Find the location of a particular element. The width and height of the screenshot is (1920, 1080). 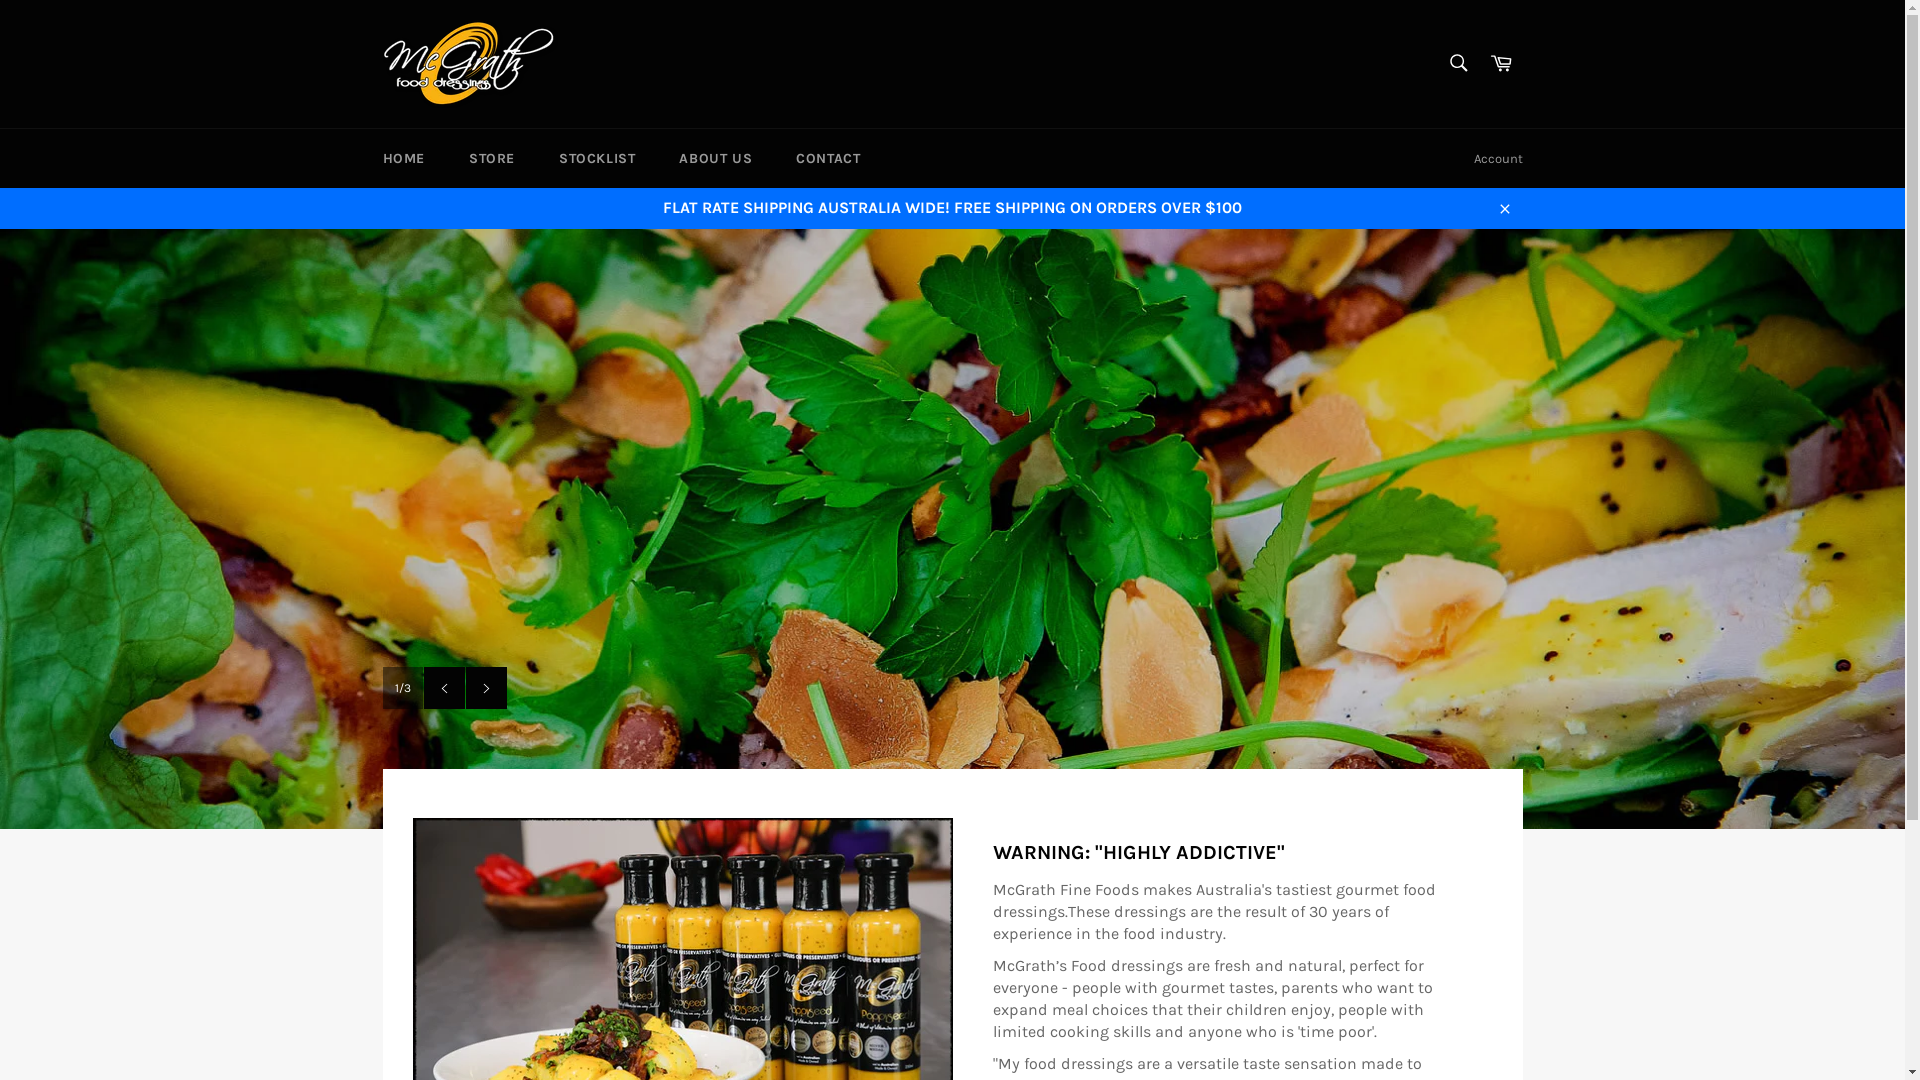

'Account' is located at coordinates (1464, 157).